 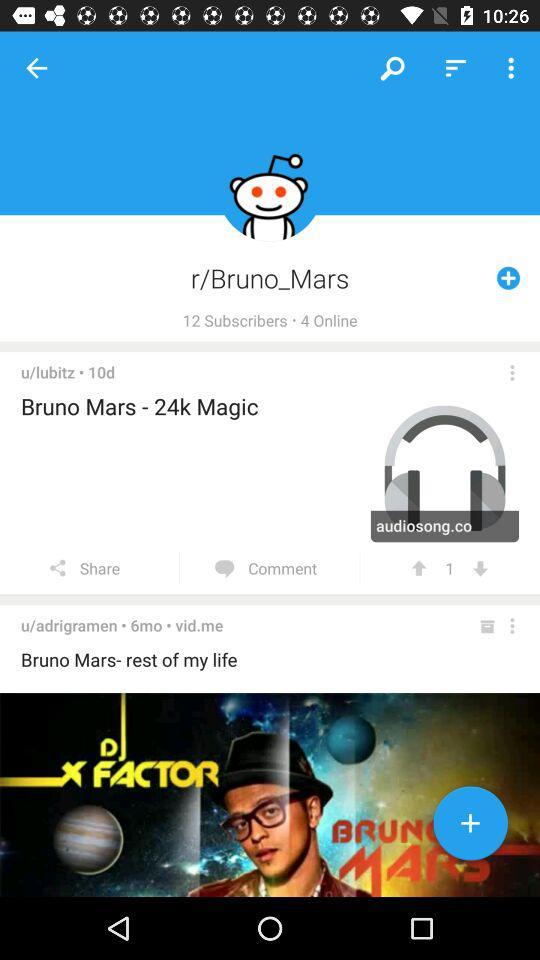 I want to click on open options or settings menu, so click(x=512, y=625).